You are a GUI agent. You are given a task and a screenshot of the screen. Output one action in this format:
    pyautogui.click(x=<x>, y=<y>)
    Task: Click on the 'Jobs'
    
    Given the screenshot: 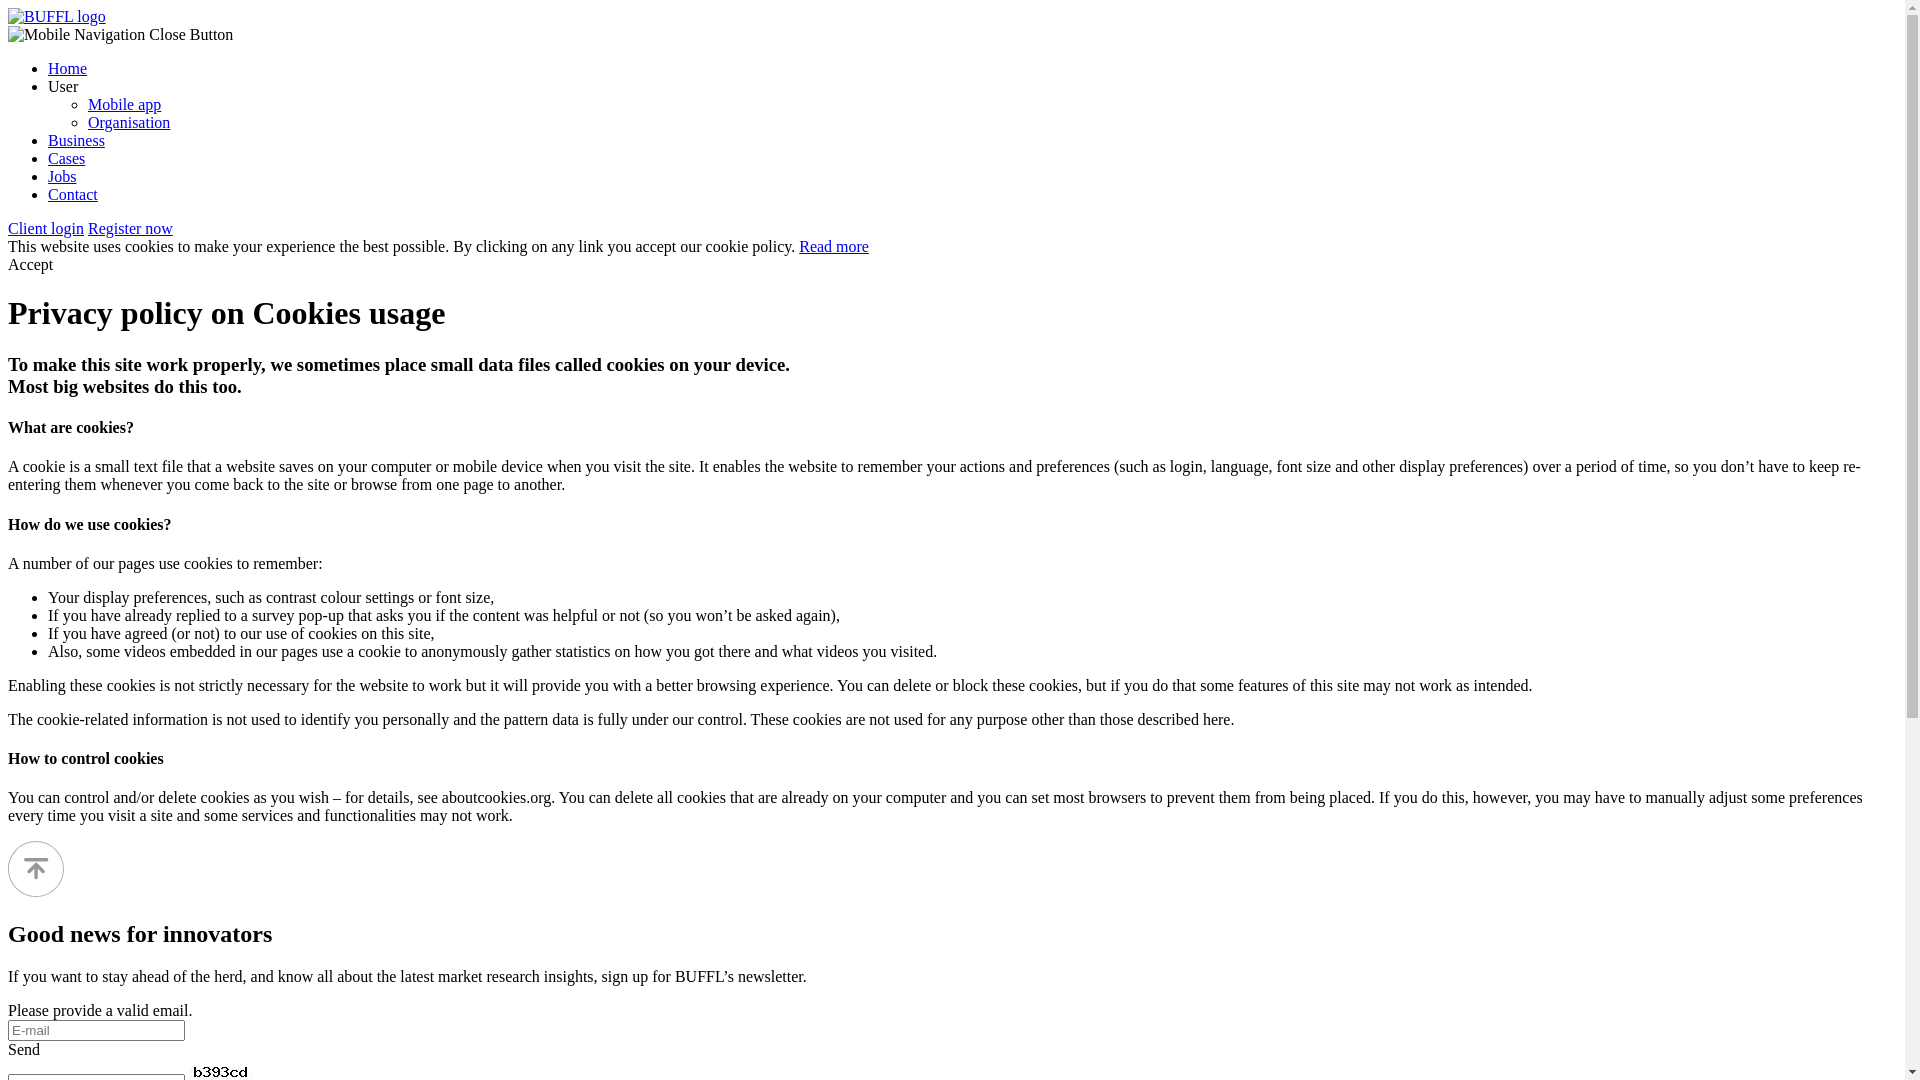 What is the action you would take?
    pyautogui.click(x=62, y=175)
    